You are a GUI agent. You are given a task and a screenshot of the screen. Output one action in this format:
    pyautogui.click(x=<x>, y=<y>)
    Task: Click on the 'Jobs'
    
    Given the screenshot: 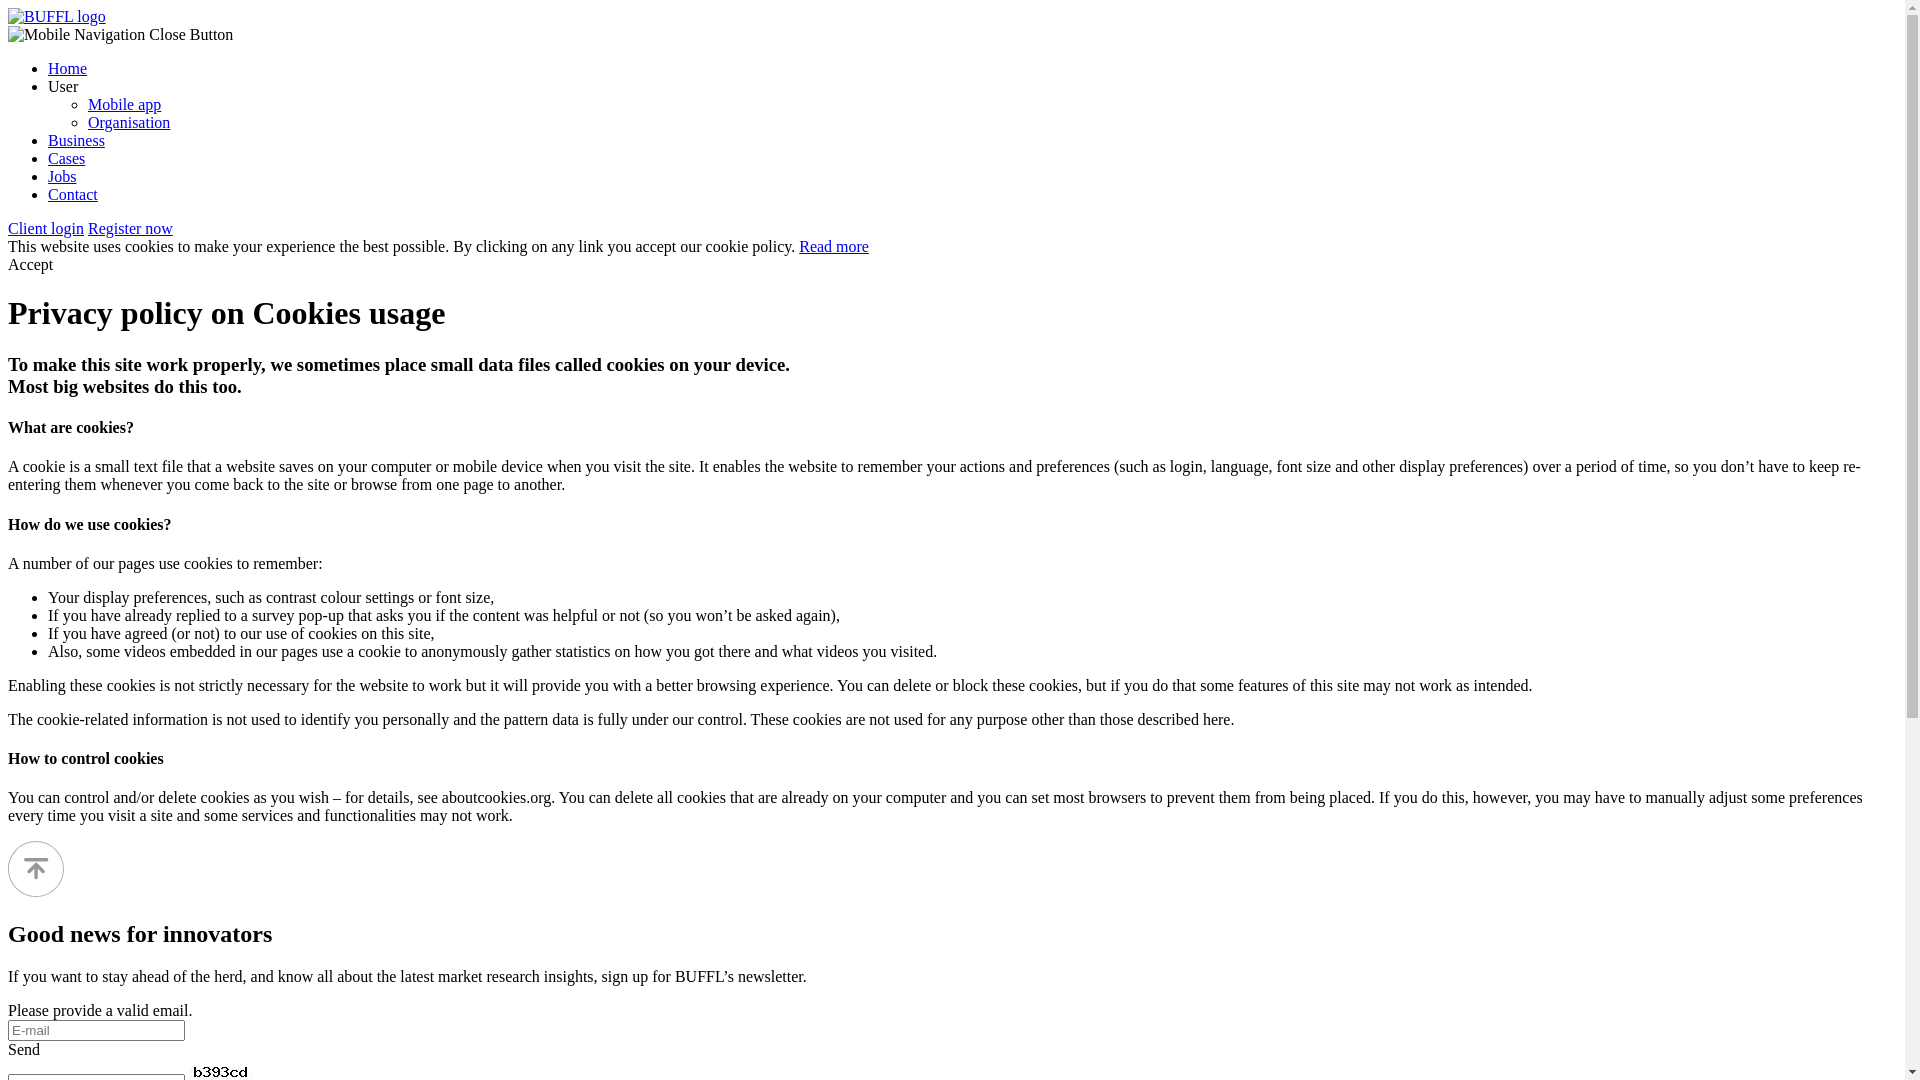 What is the action you would take?
    pyautogui.click(x=62, y=175)
    